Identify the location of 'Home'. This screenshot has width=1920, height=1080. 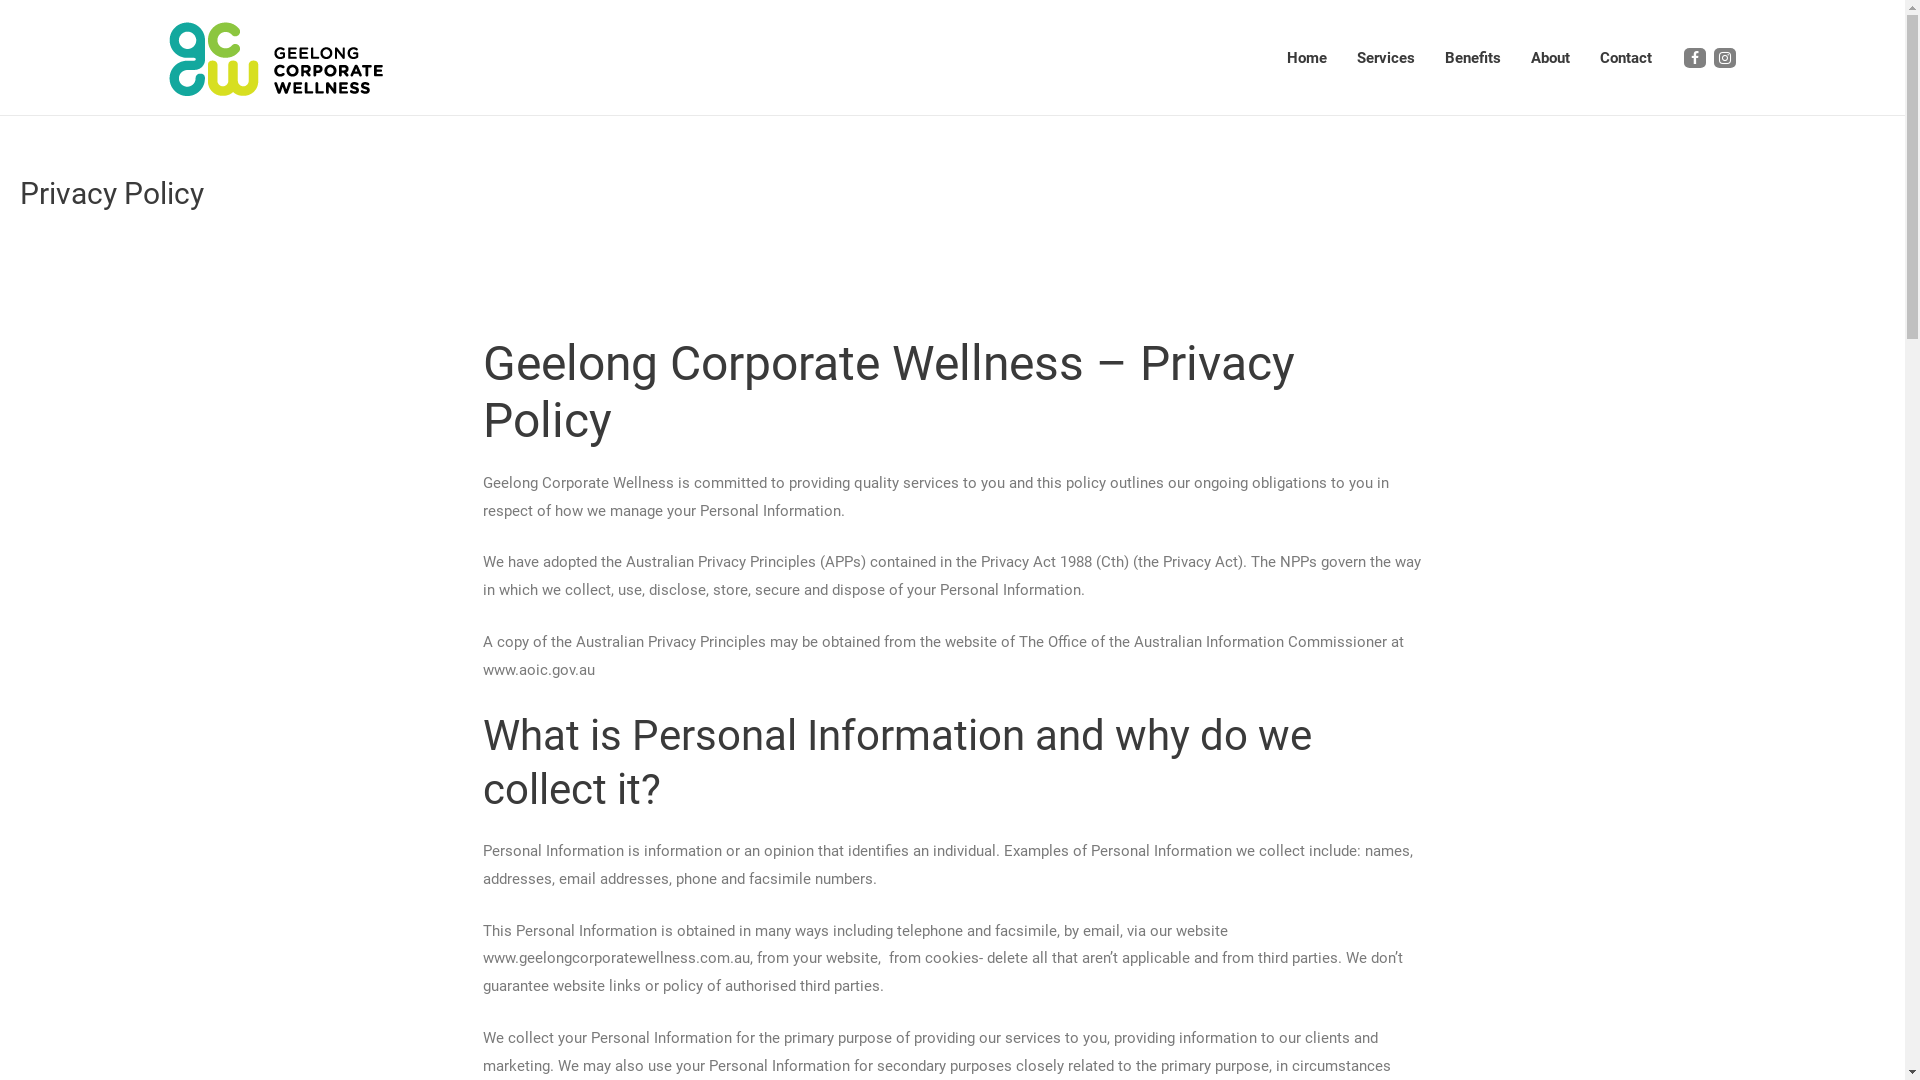
(1306, 56).